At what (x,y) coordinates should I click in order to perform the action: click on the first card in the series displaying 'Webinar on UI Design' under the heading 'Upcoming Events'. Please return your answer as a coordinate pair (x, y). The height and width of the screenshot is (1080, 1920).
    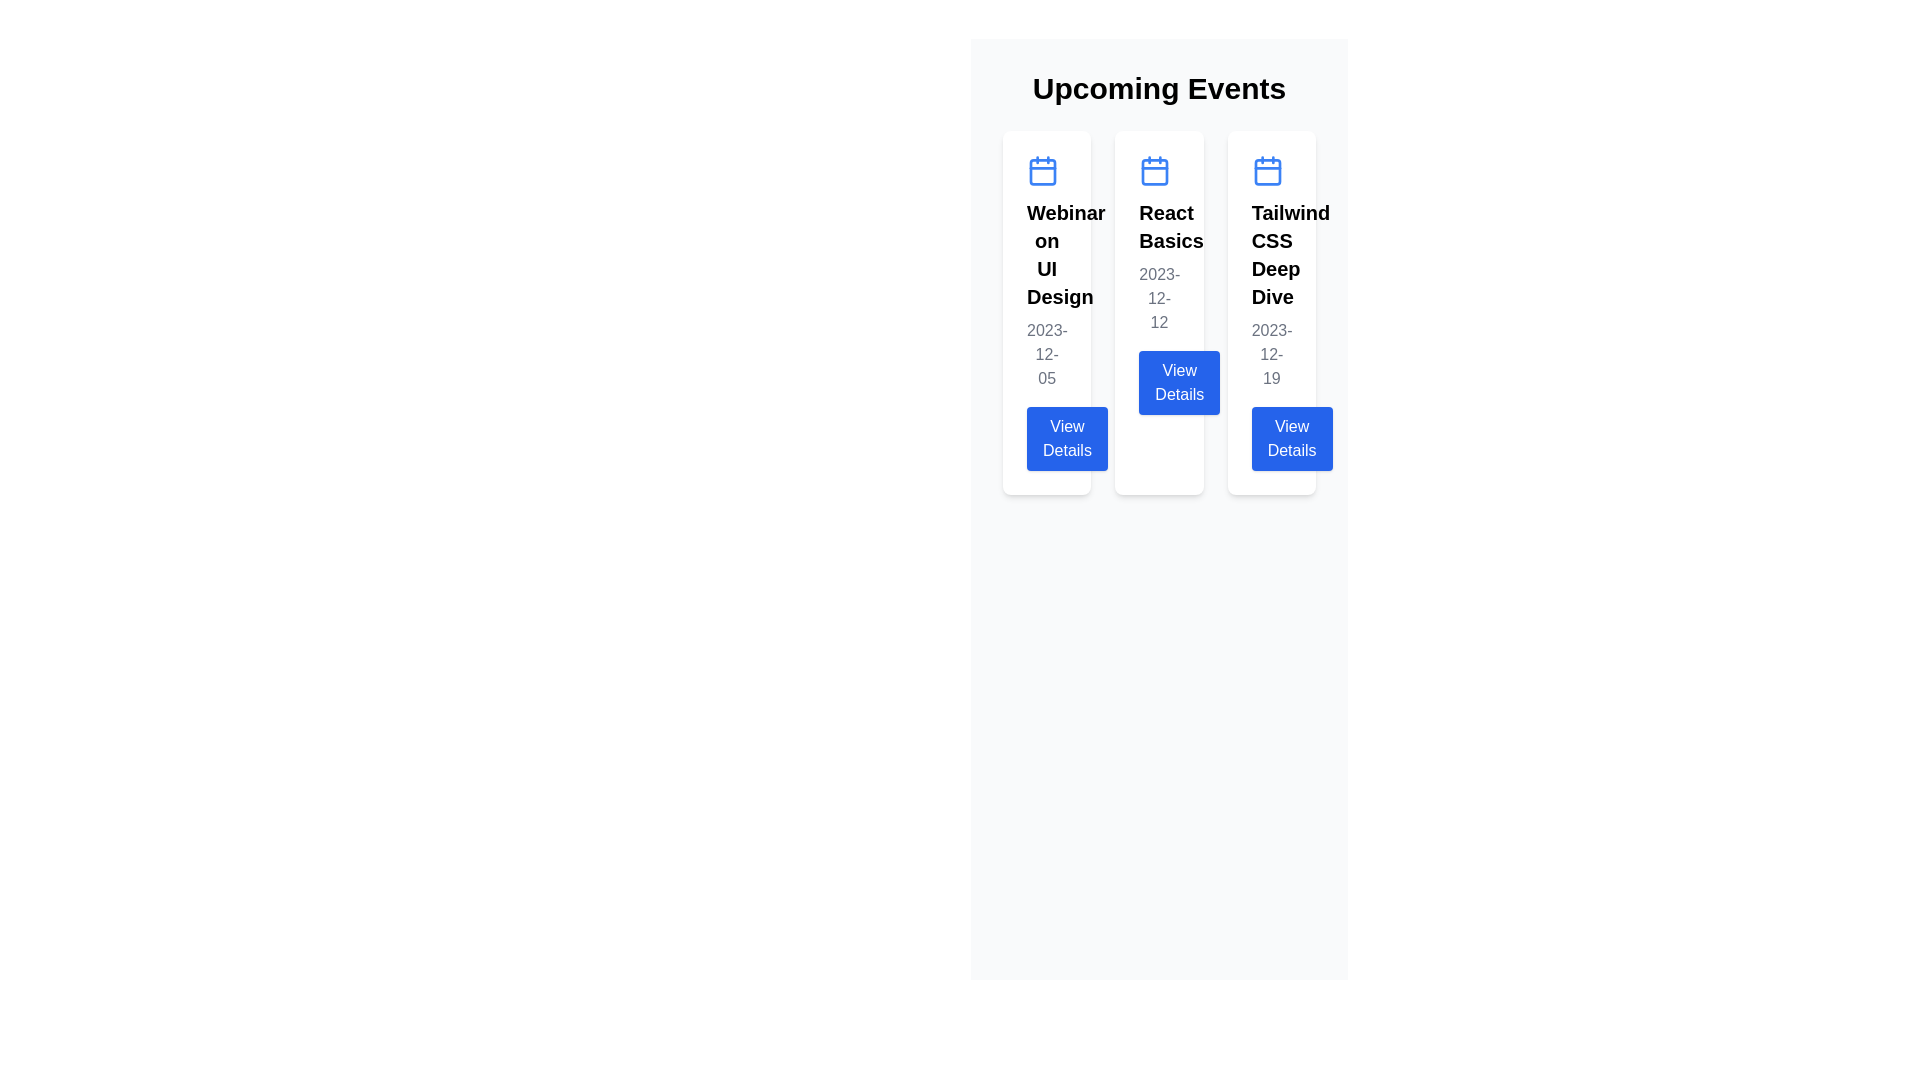
    Looking at the image, I should click on (1046, 312).